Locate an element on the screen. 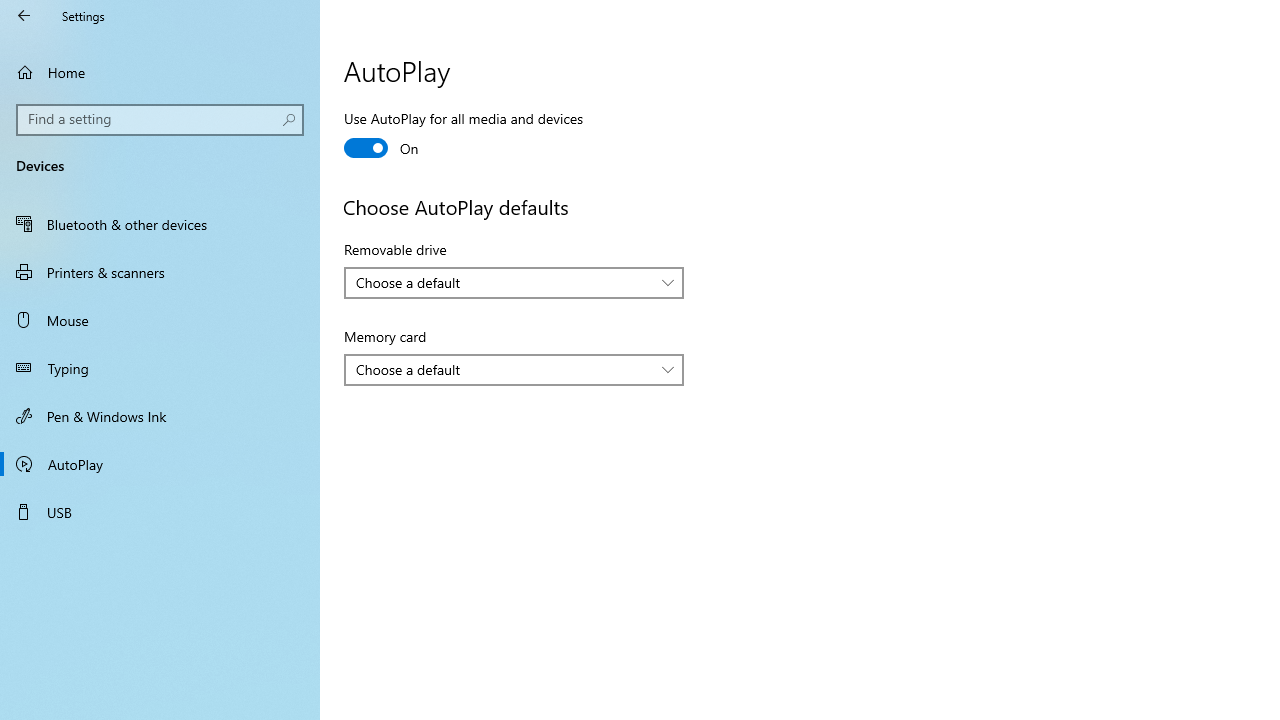  'Pen & Windows Ink' is located at coordinates (160, 414).